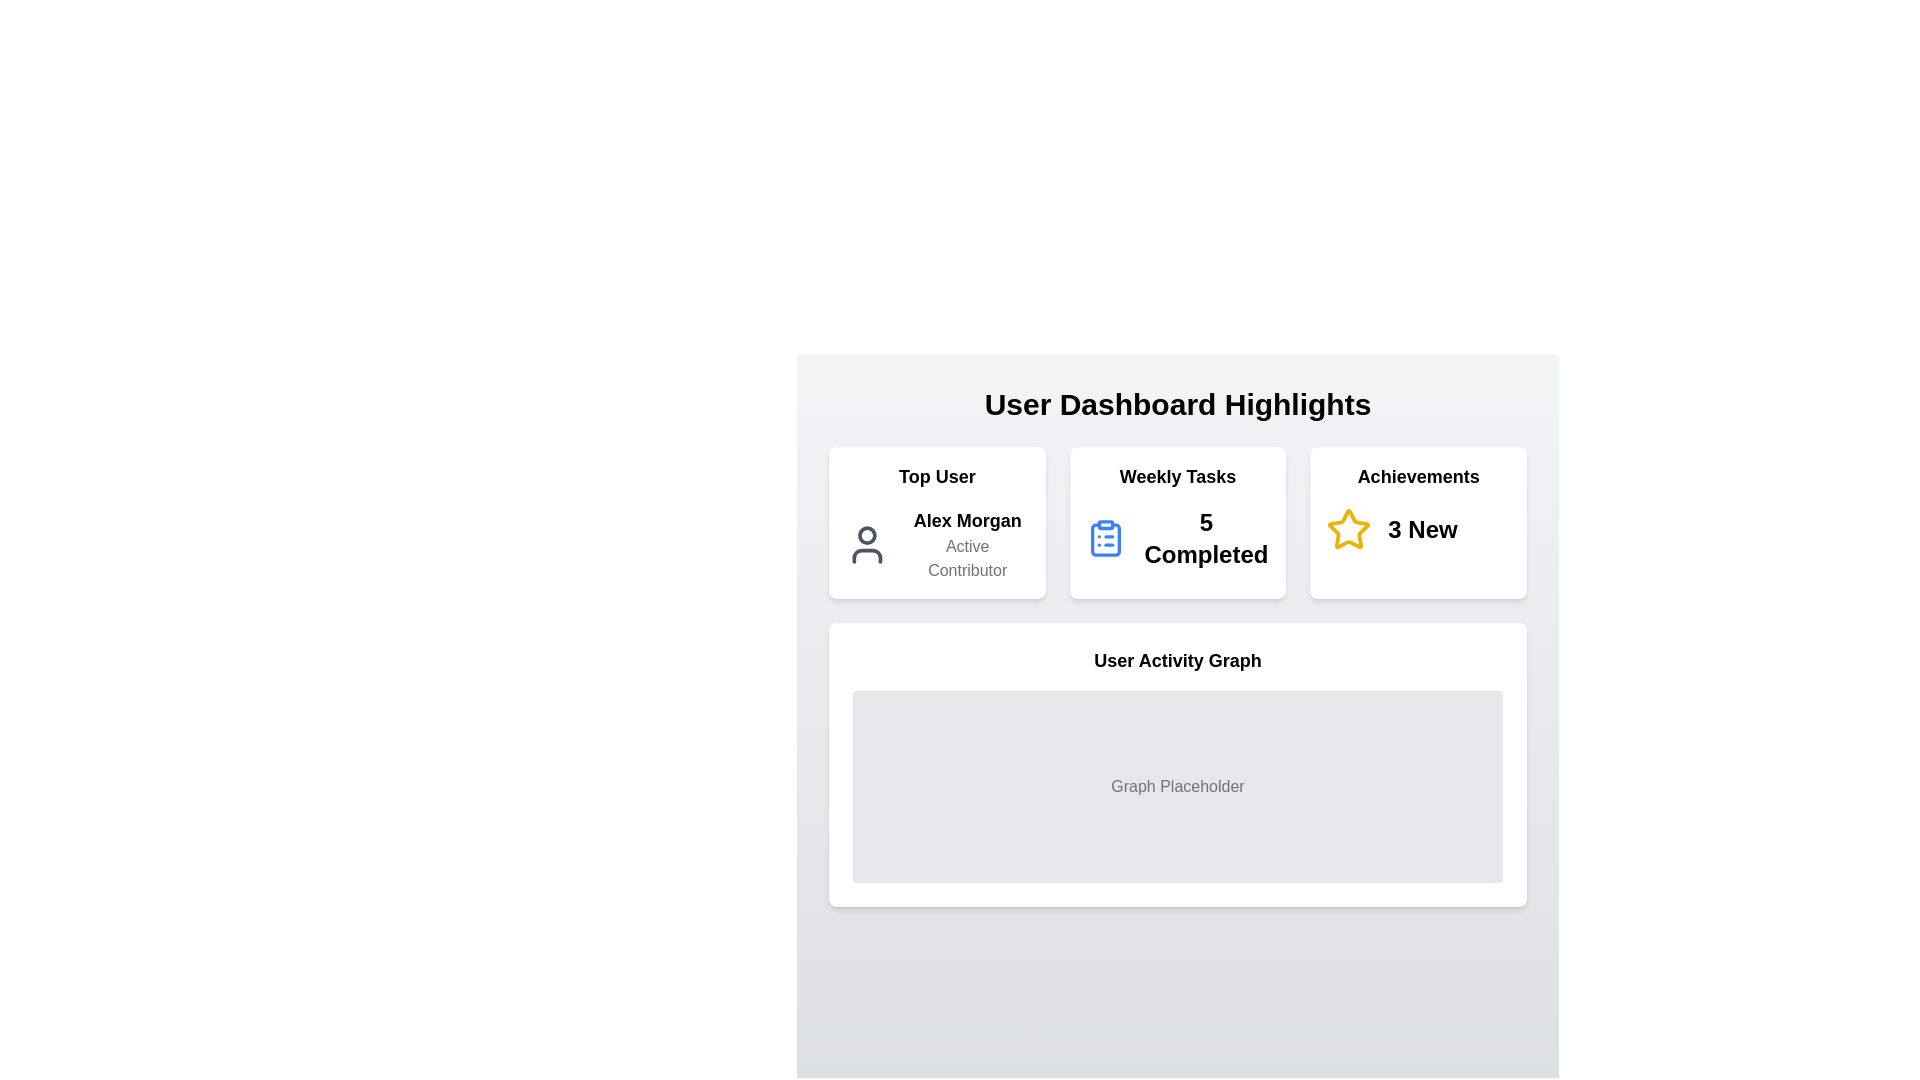 This screenshot has width=1920, height=1080. Describe the element at coordinates (967, 559) in the screenshot. I see `the Static text displaying 'Active Contributor', which is located below 'Alex Morgan' in the 'Top User' section of the dashboard` at that location.